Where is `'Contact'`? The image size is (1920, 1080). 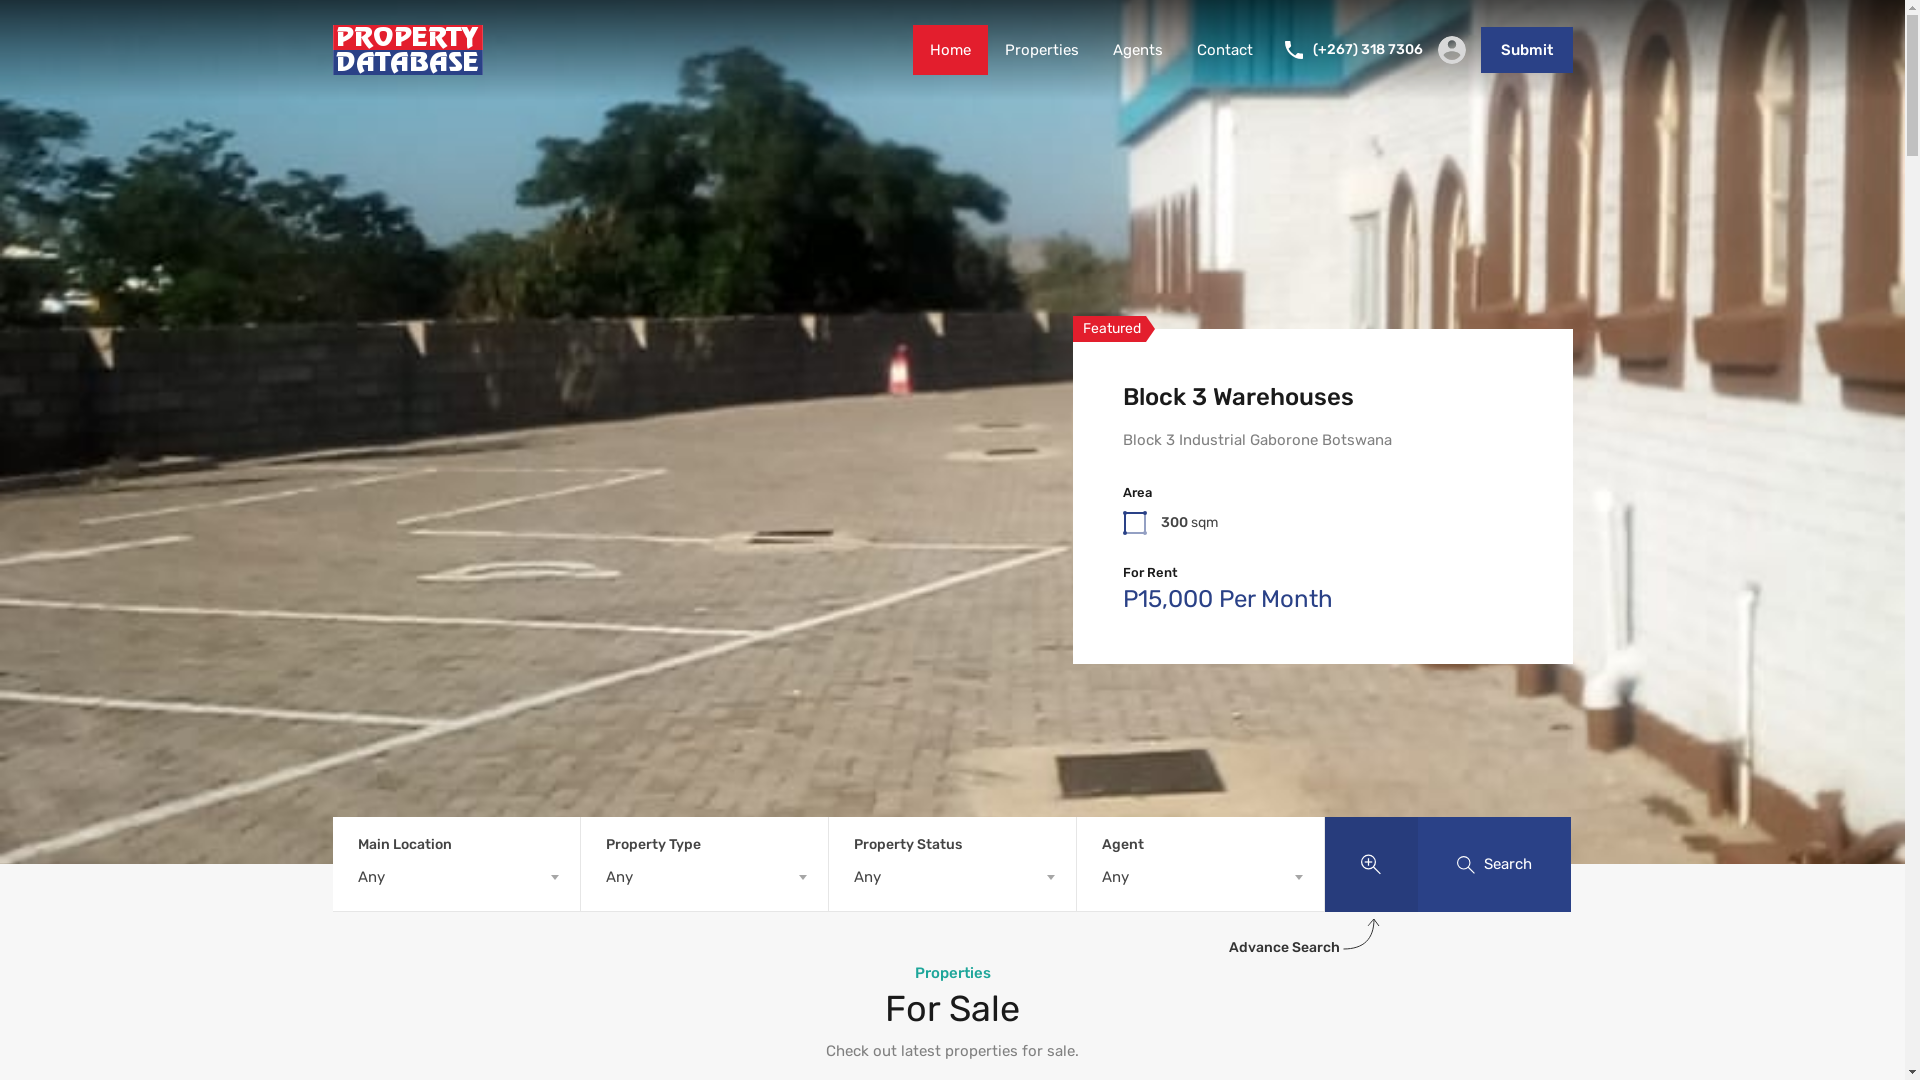 'Contact' is located at coordinates (1223, 49).